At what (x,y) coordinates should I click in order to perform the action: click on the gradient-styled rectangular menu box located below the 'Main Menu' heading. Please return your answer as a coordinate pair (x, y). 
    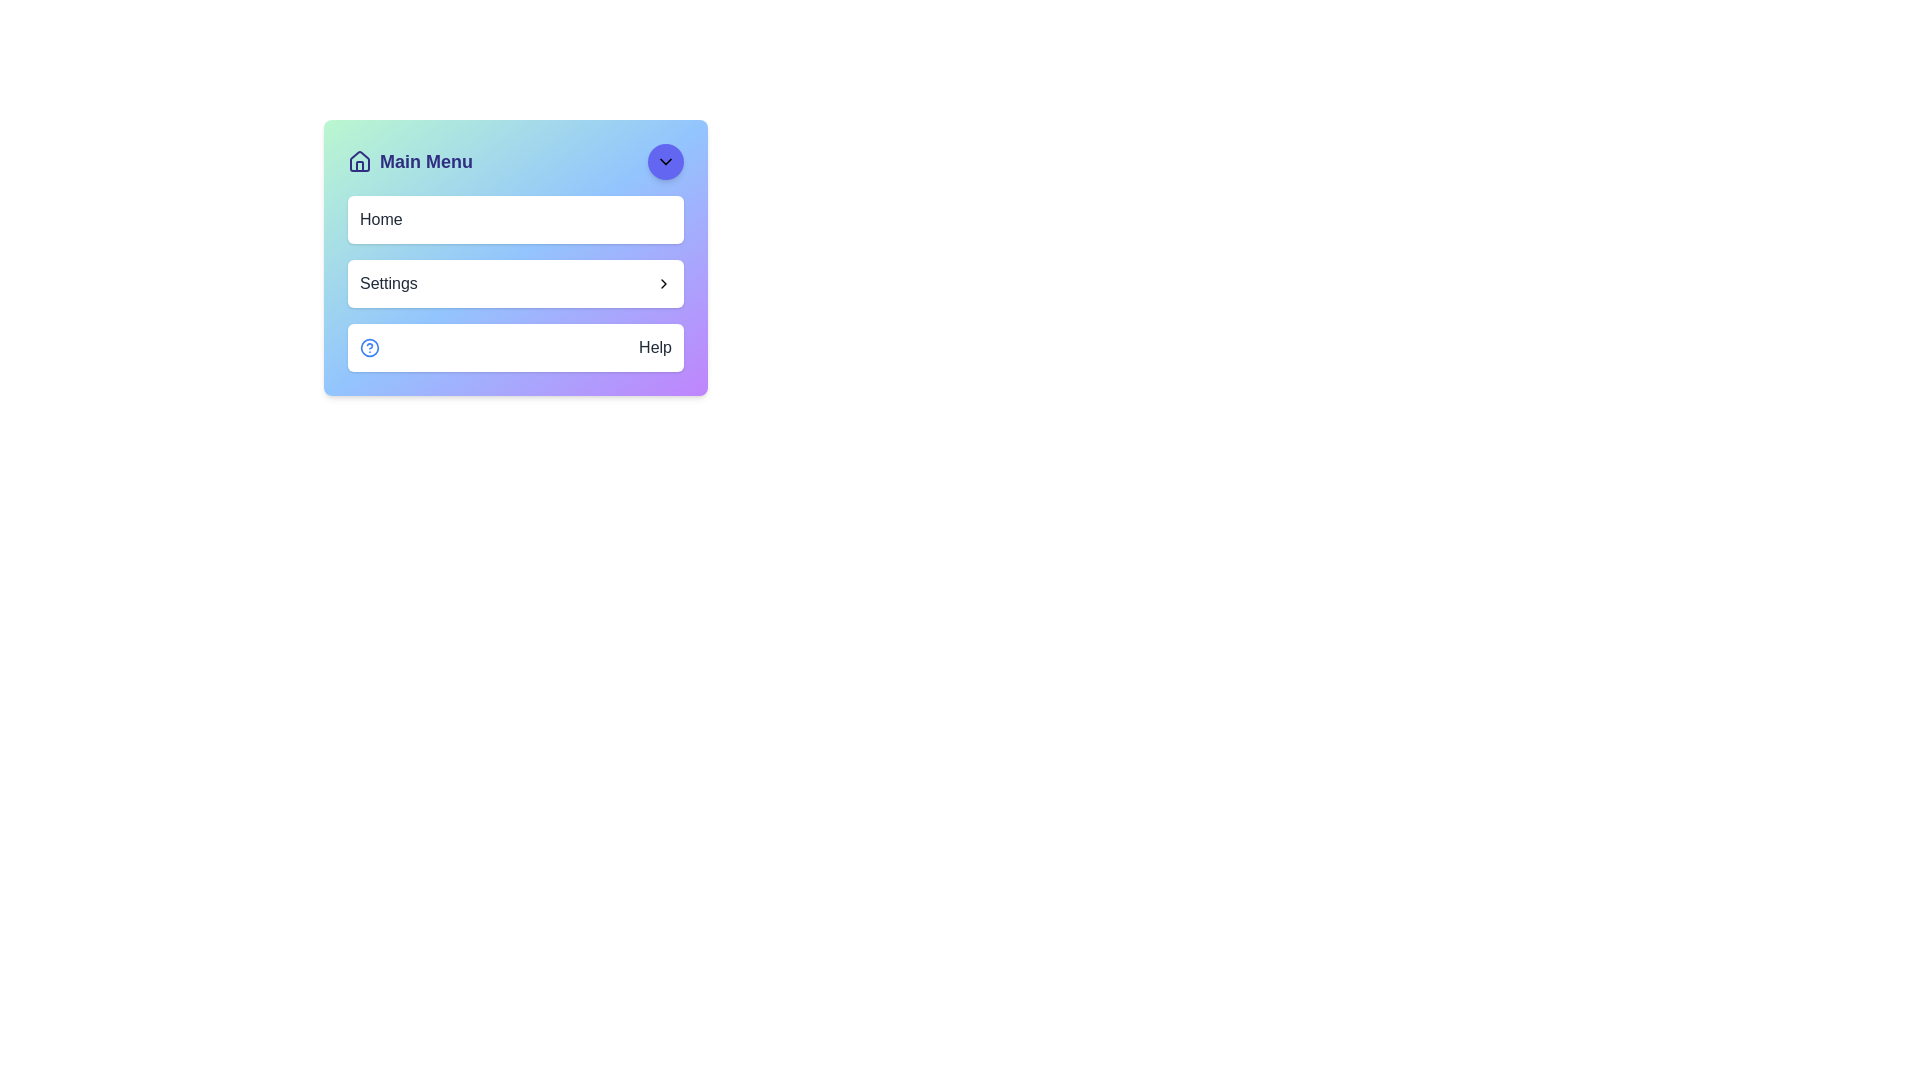
    Looking at the image, I should click on (515, 257).